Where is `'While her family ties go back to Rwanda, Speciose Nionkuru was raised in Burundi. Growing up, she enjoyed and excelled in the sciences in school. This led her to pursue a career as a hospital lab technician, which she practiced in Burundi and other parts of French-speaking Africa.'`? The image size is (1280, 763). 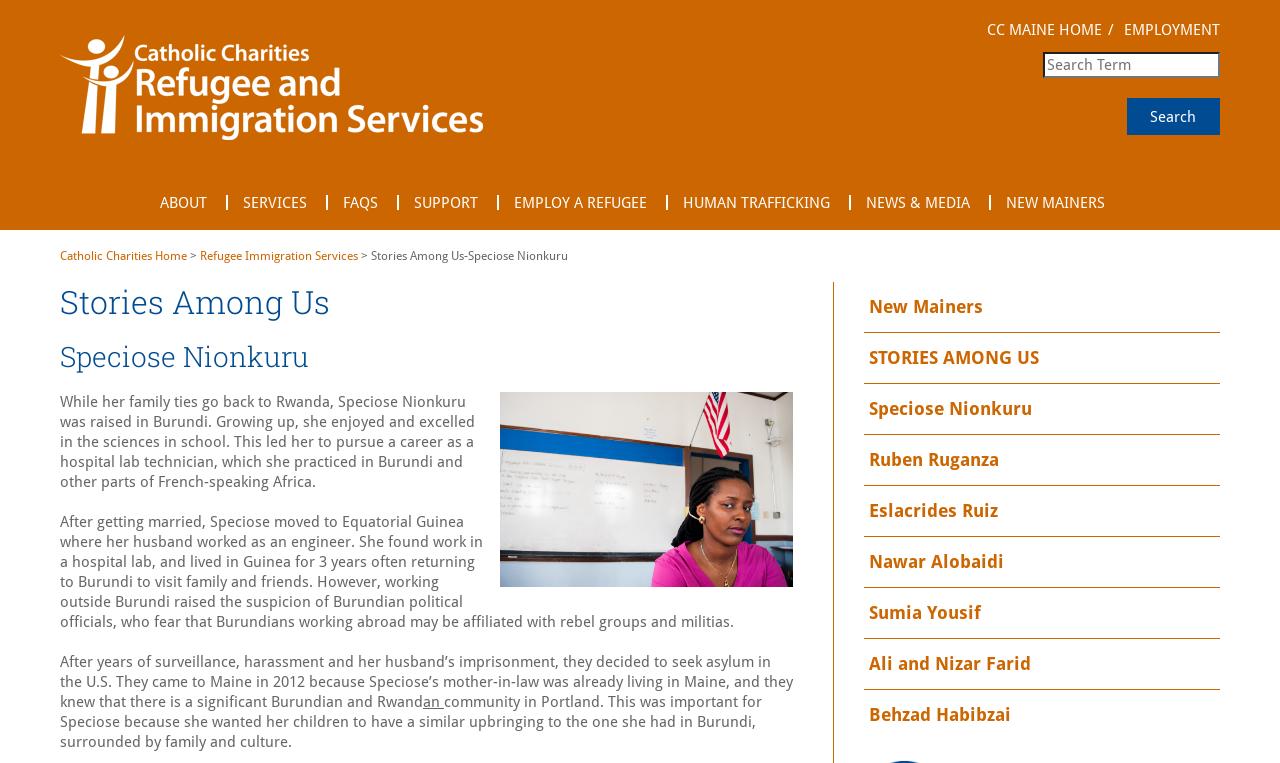 'While her family ties go back to Rwanda, Speciose Nionkuru was raised in Burundi. Growing up, she enjoyed and excelled in the sciences in school. This led her to pursue a career as a hospital lab technician, which she practiced in Burundi and other parts of French-speaking Africa.' is located at coordinates (60, 441).